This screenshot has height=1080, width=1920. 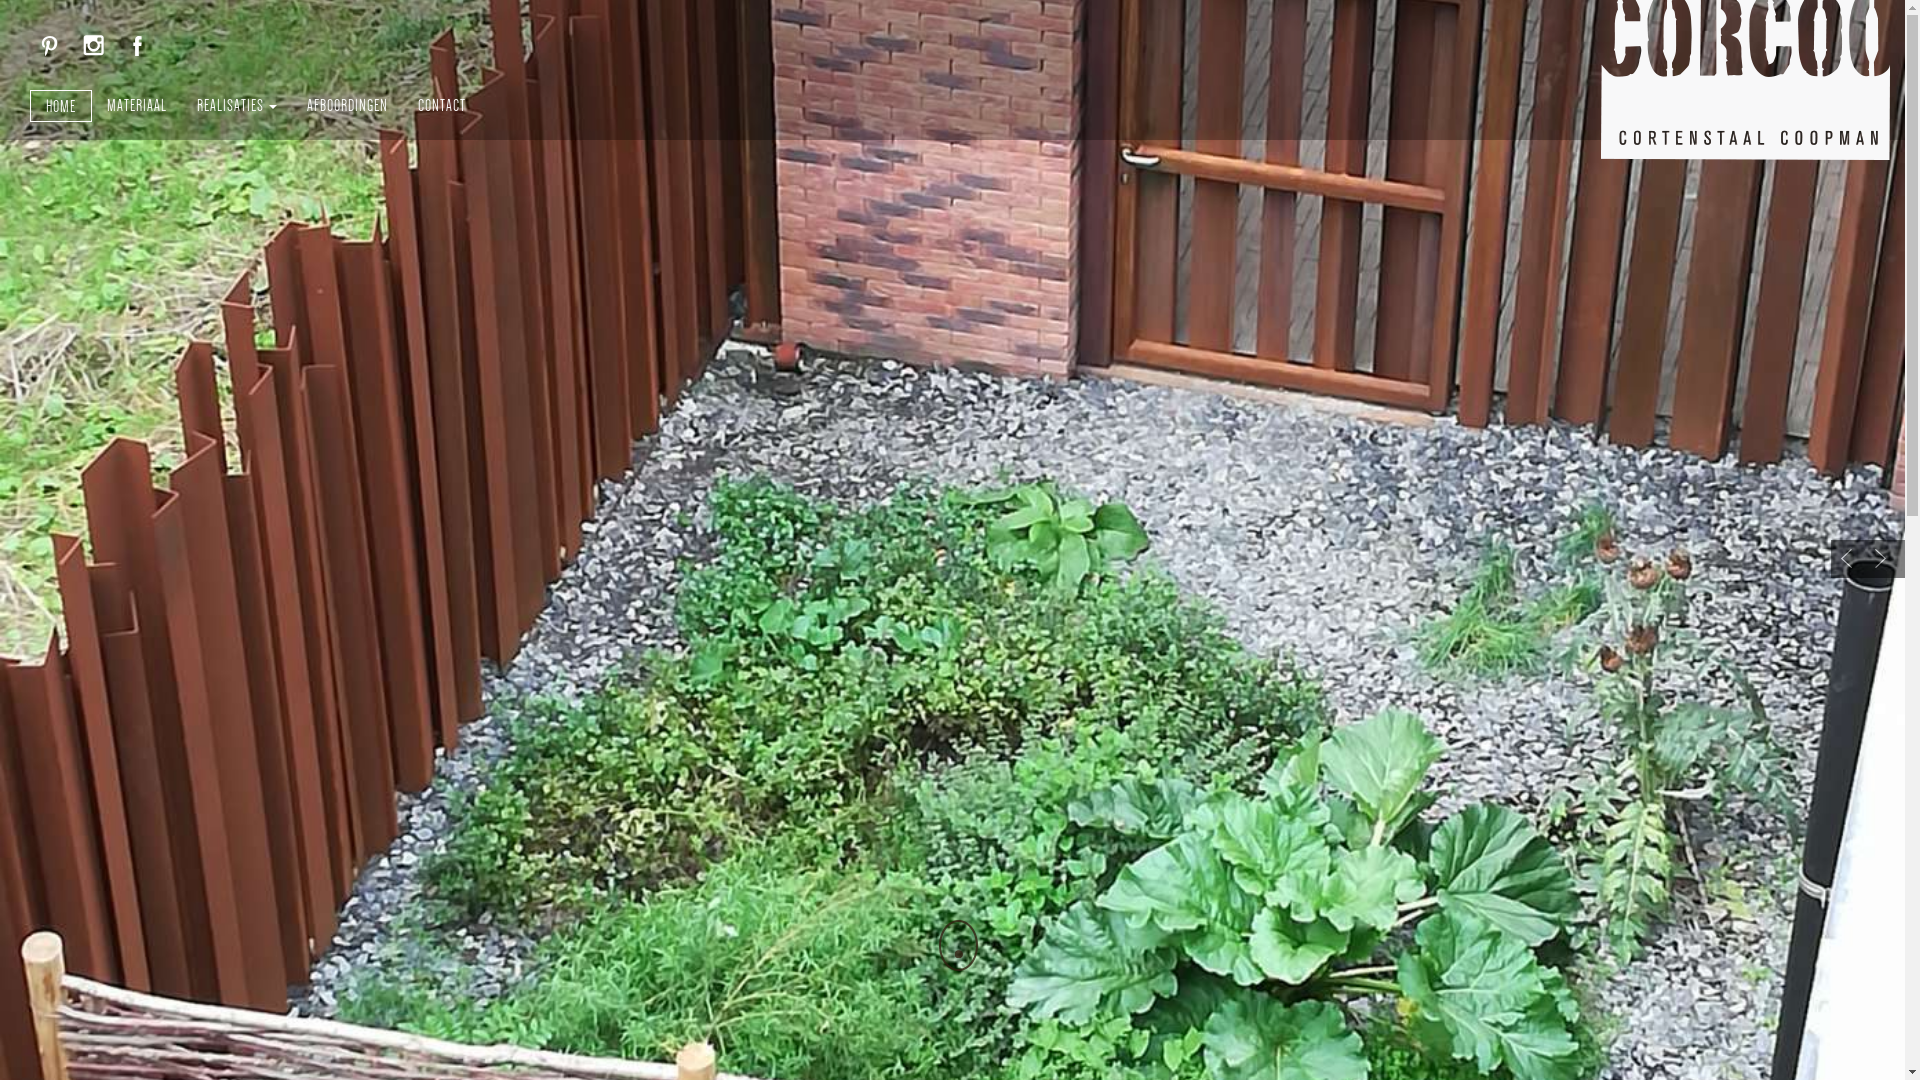 I want to click on 'MATERIAAL', so click(x=136, y=104).